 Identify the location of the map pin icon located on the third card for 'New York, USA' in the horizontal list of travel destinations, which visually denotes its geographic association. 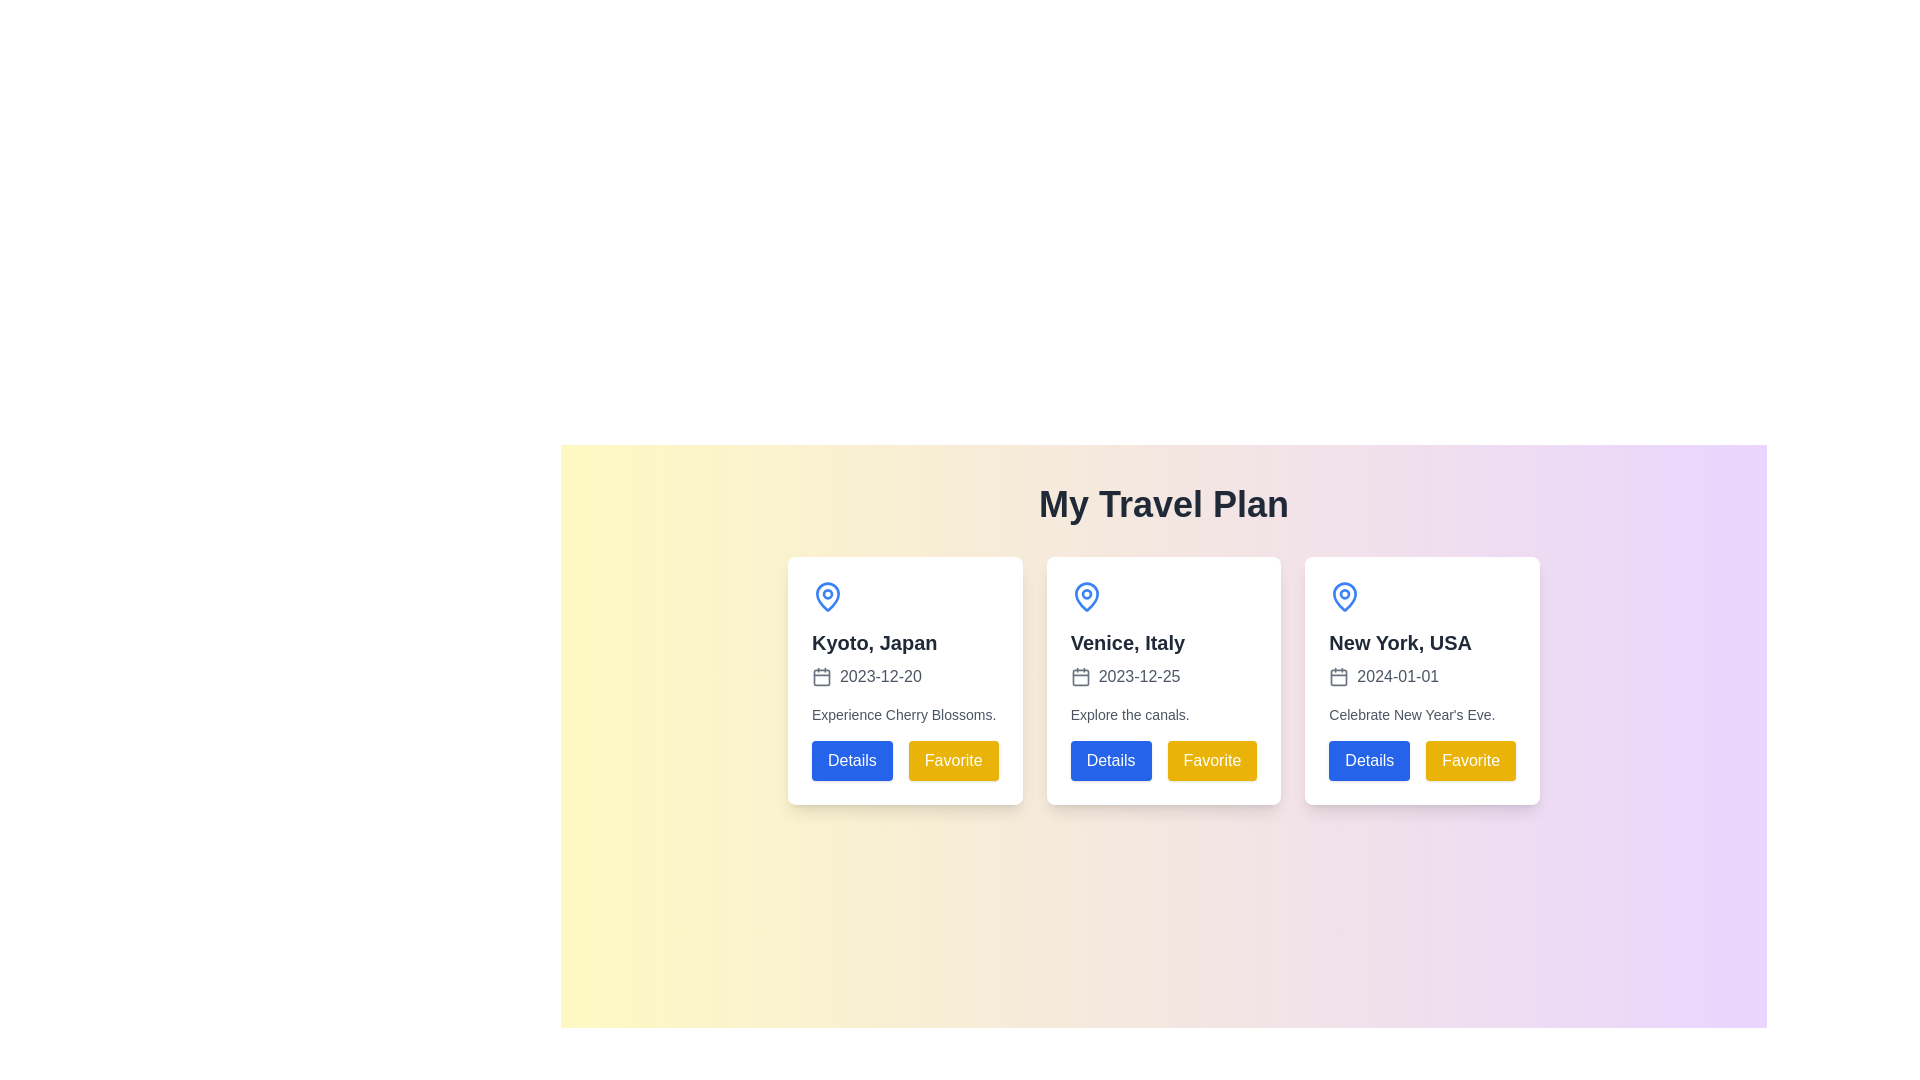
(1345, 596).